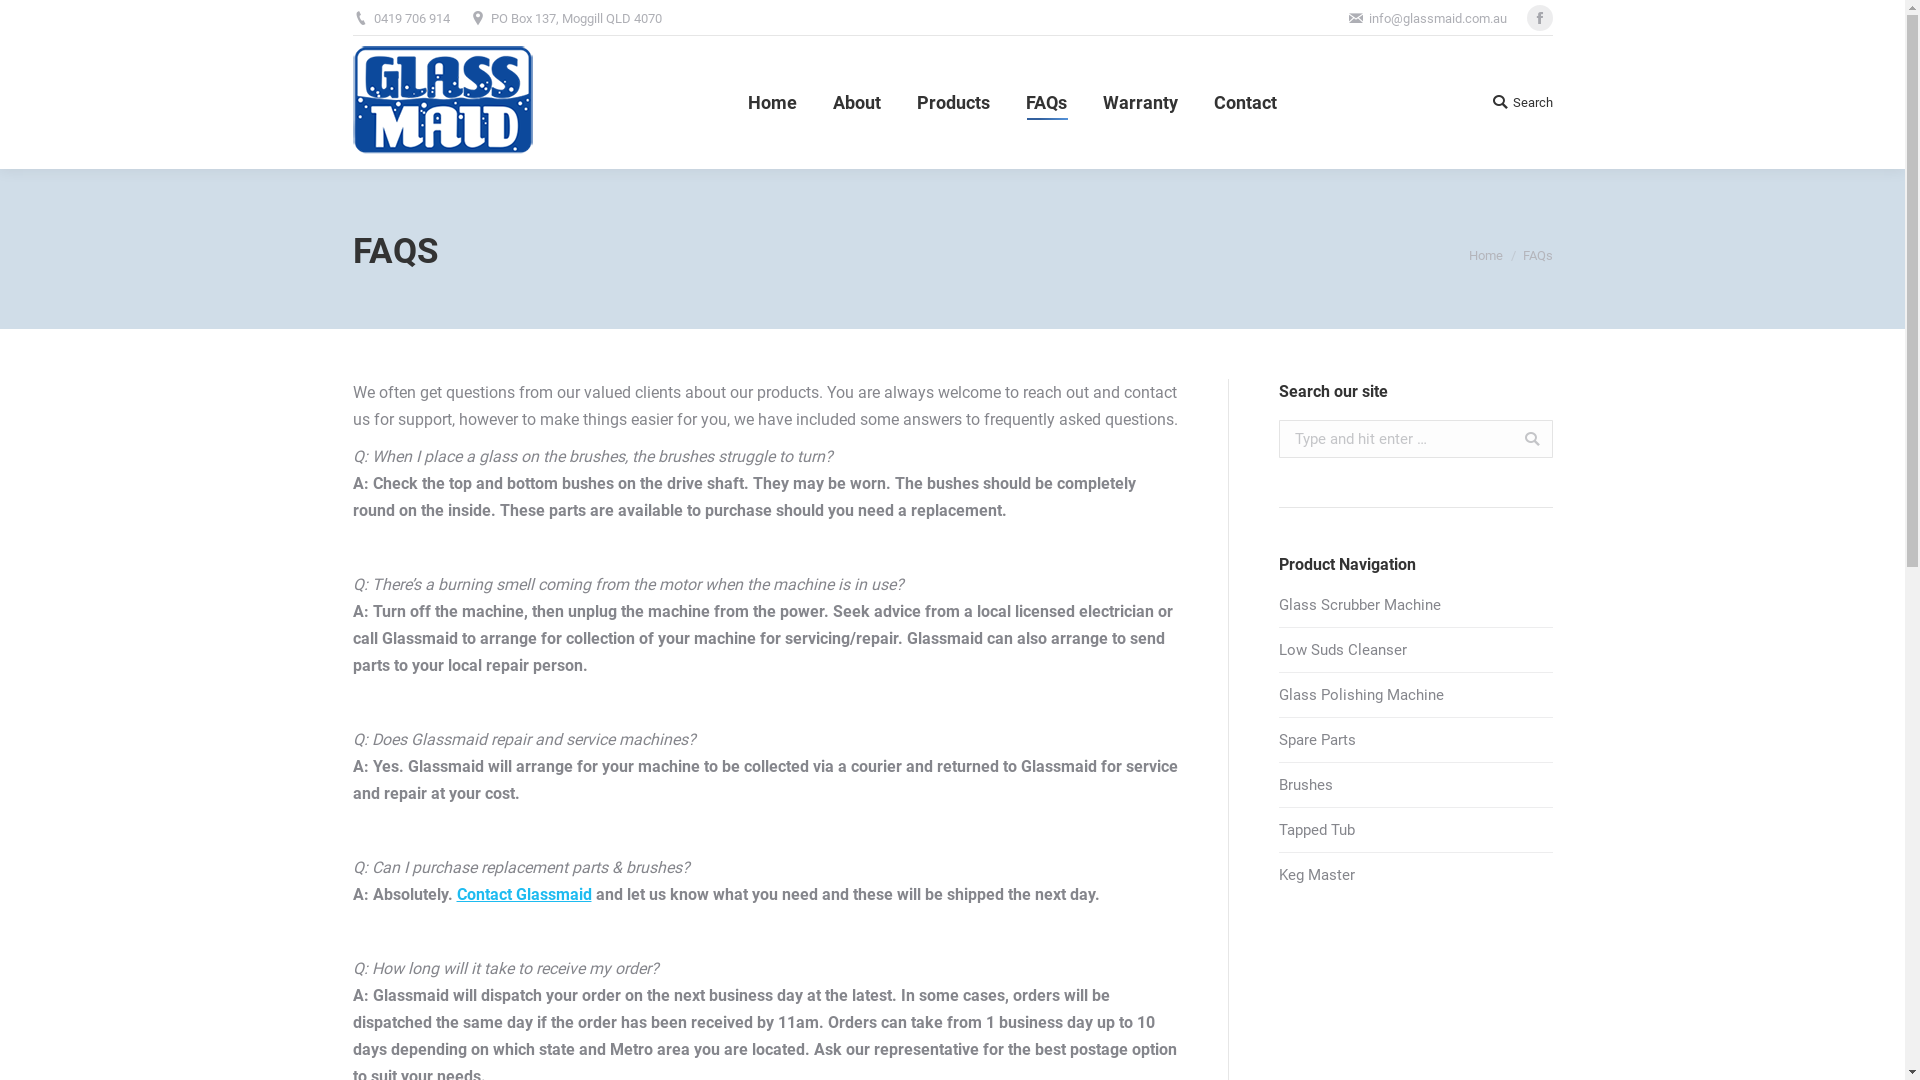 The image size is (1920, 1080). I want to click on 'FAQs', so click(1022, 102).